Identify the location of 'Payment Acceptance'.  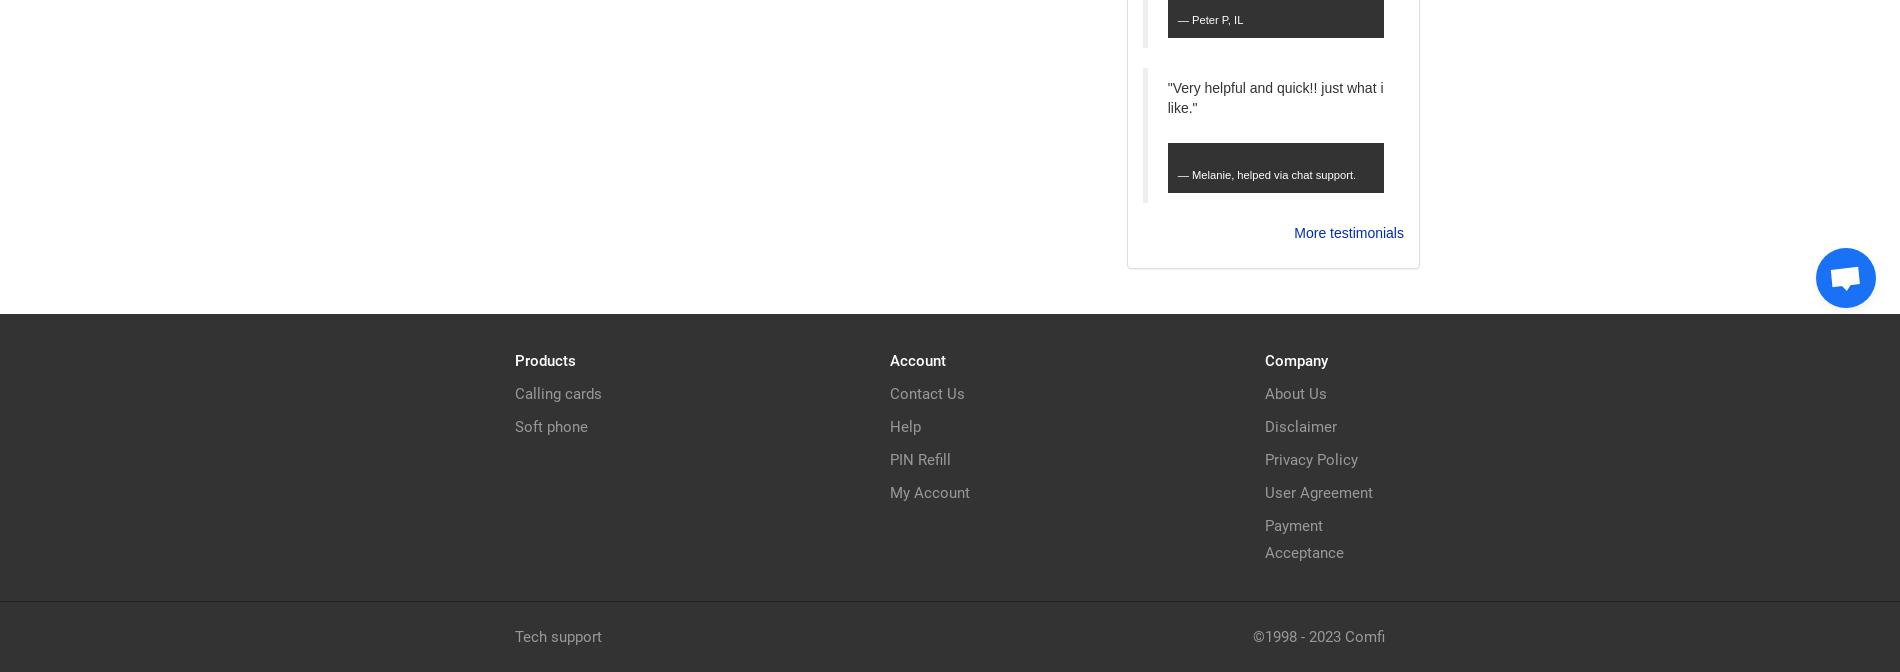
(1303, 539).